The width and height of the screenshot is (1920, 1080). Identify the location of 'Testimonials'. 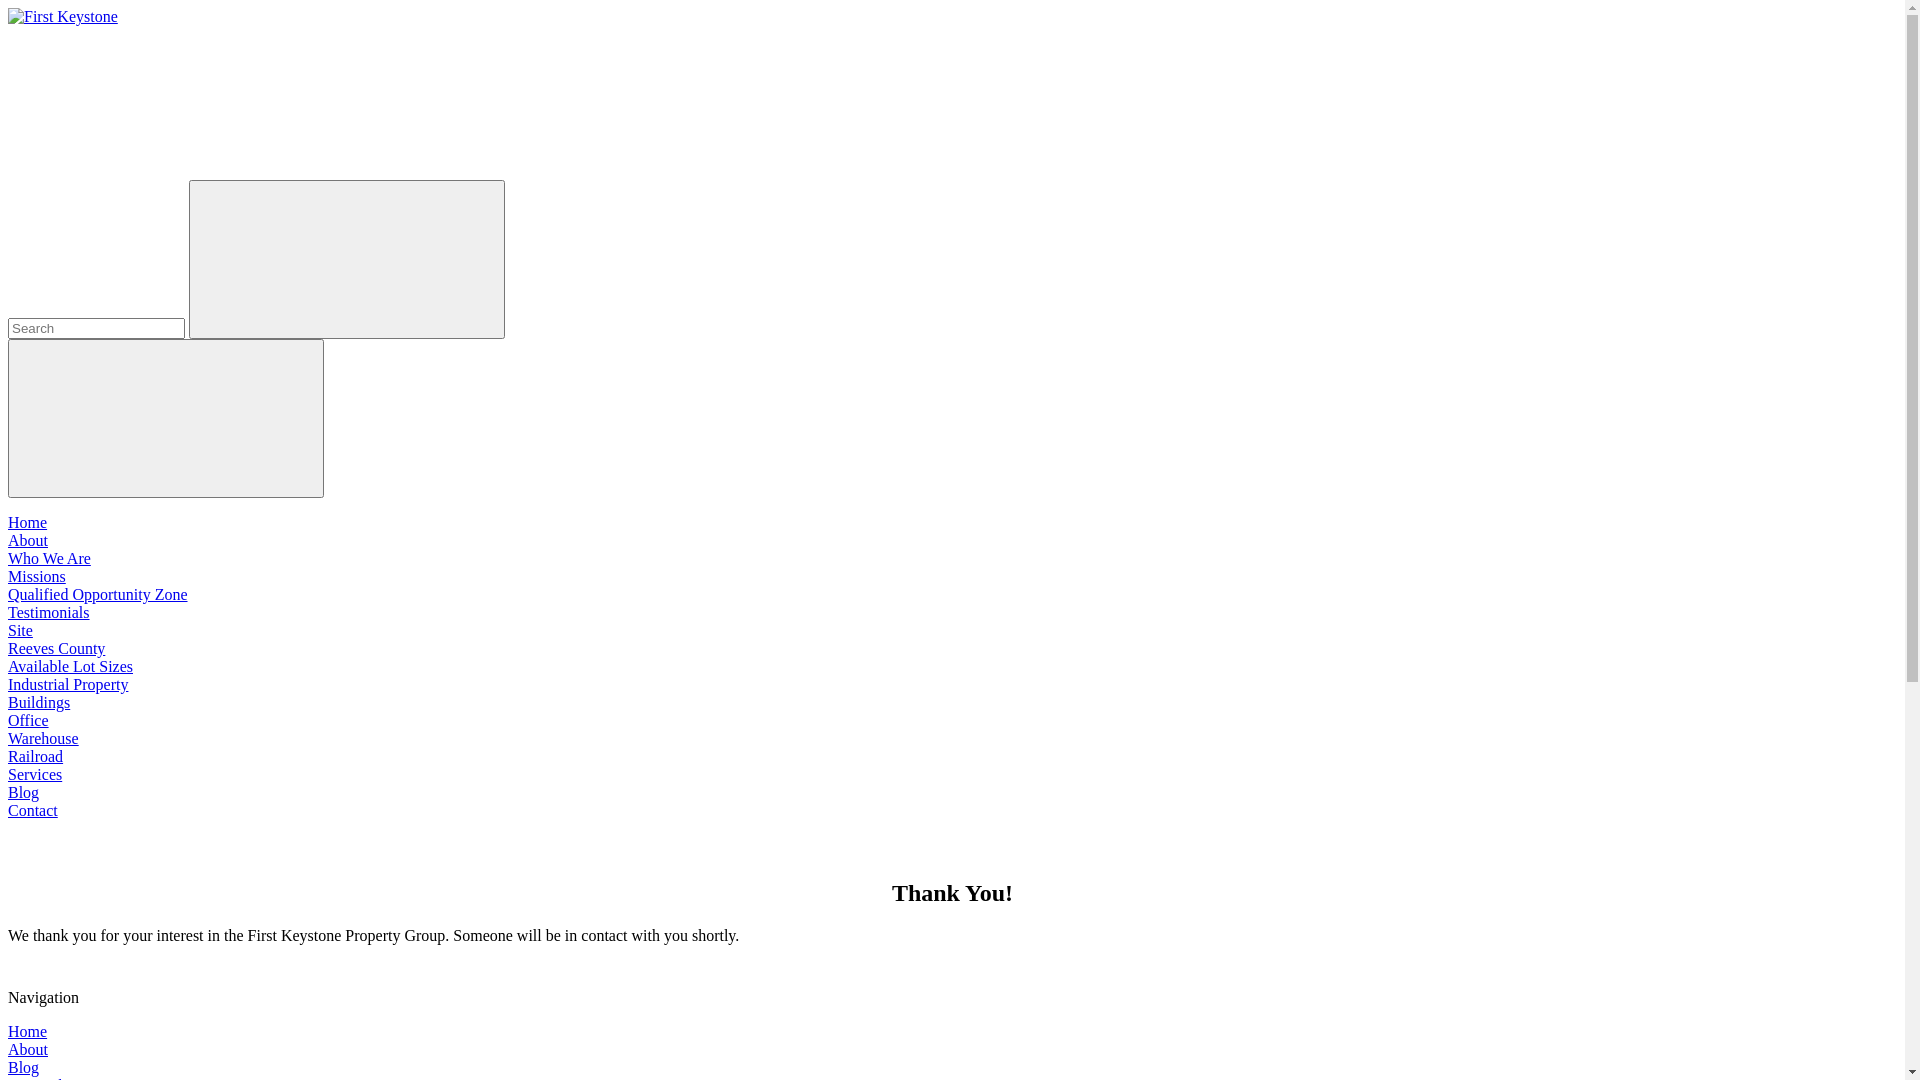
(48, 611).